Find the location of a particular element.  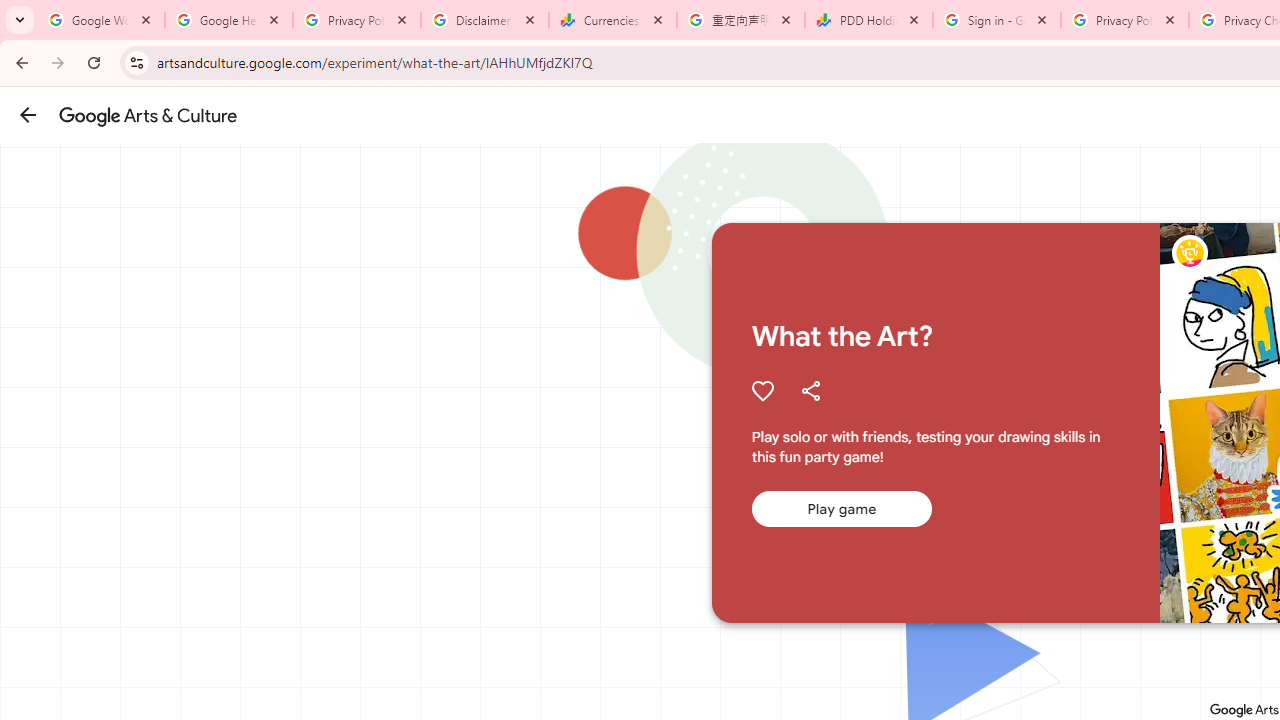

'Currencies - Google Finance' is located at coordinates (612, 20).